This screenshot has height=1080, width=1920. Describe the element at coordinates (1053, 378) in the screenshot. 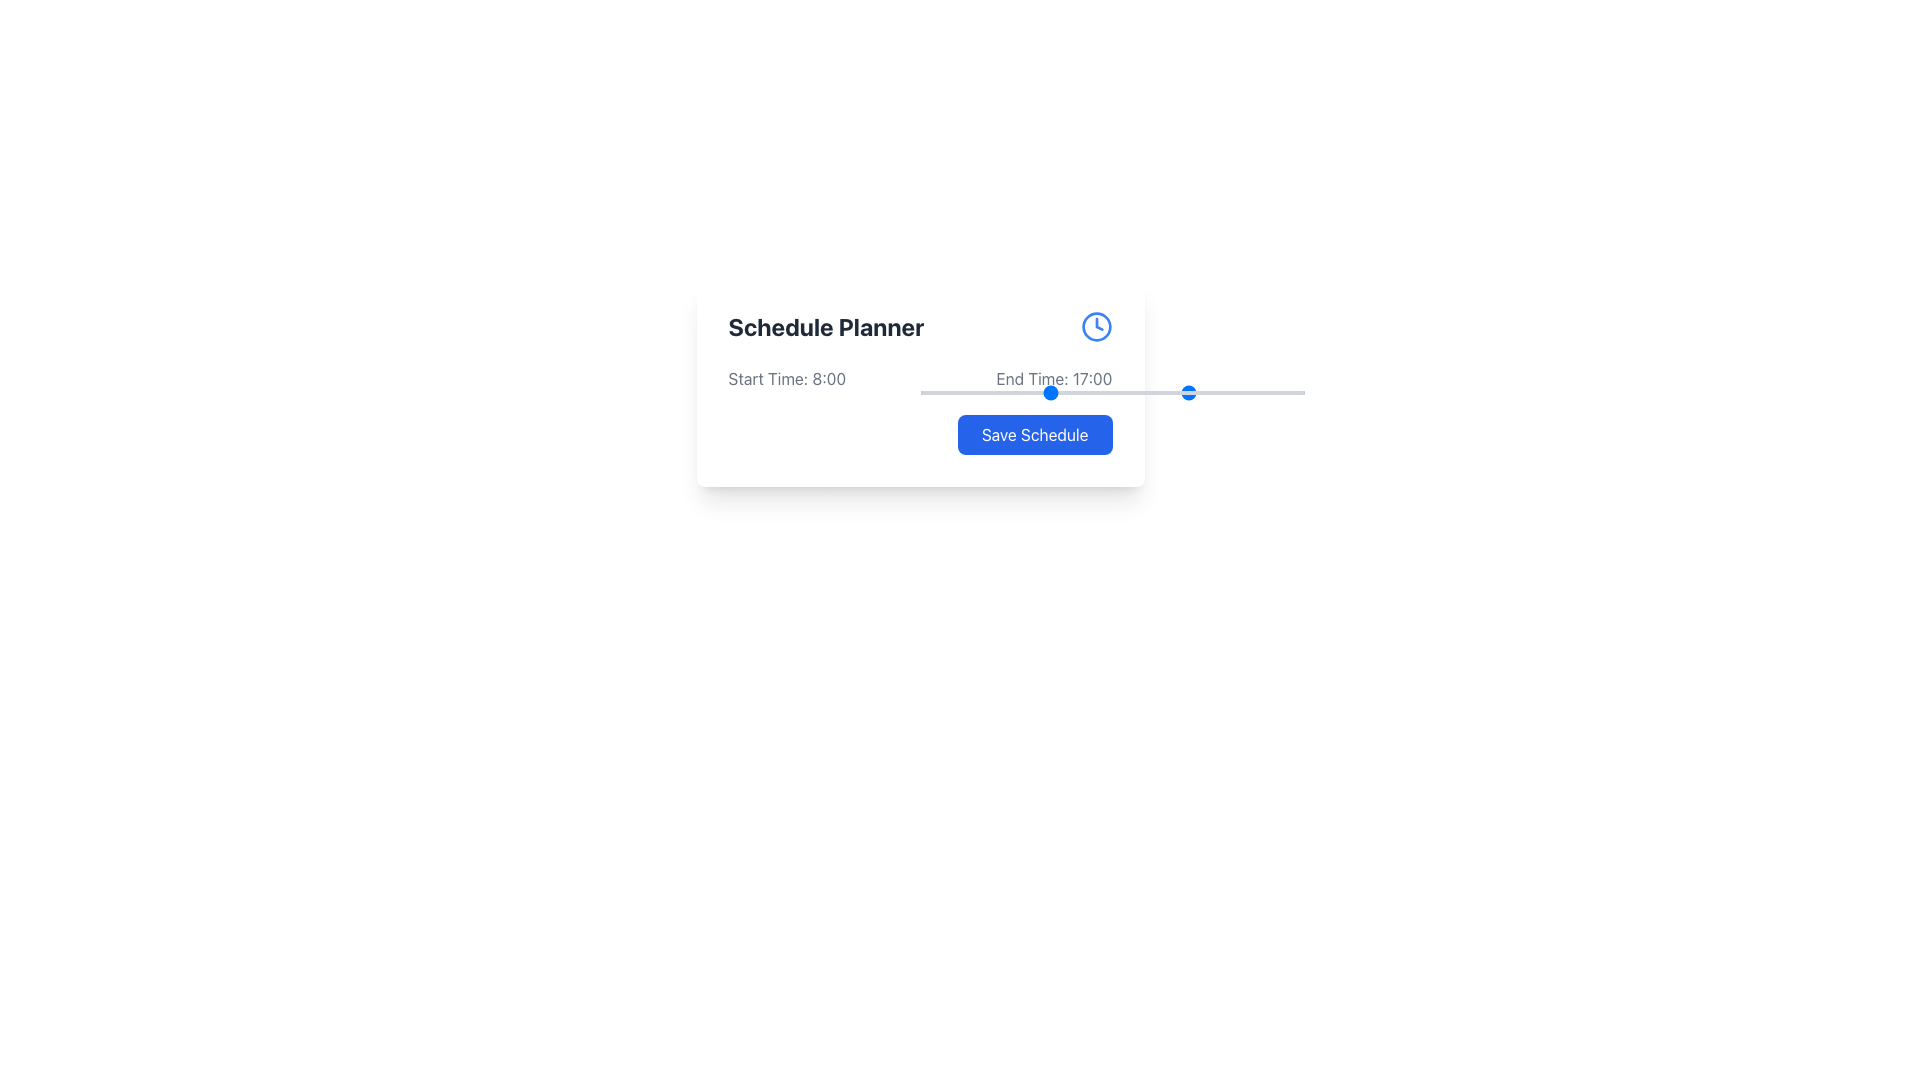

I see `the Text Label displaying the end time for a scheduled event` at that location.